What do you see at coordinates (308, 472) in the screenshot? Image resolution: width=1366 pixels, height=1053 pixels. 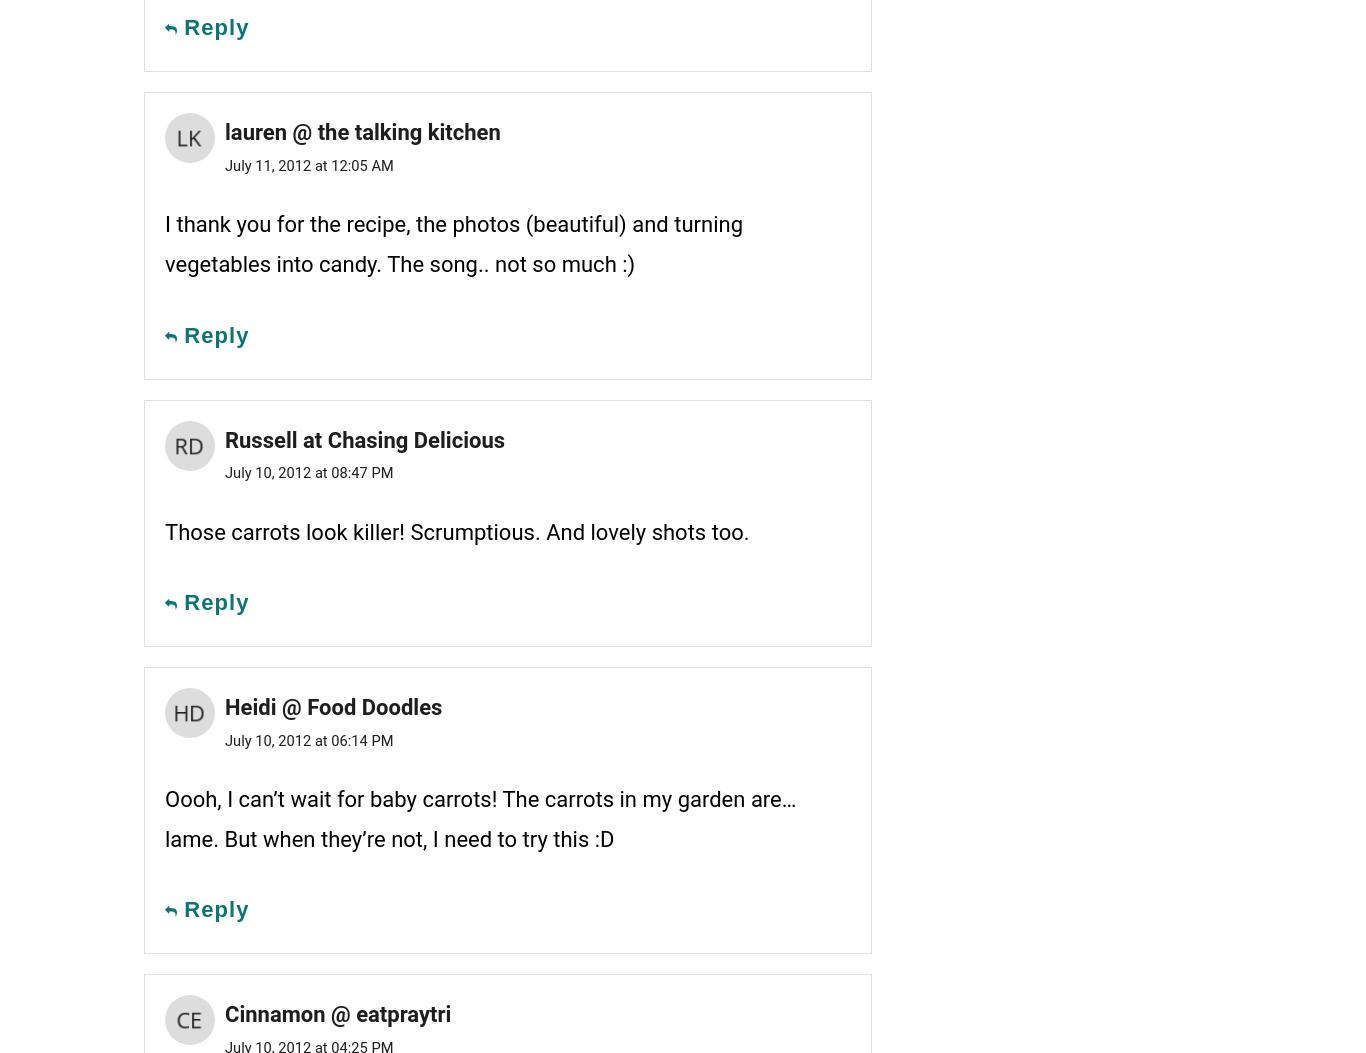 I see `'July 10, 2012 at 08:47 PM'` at bounding box center [308, 472].